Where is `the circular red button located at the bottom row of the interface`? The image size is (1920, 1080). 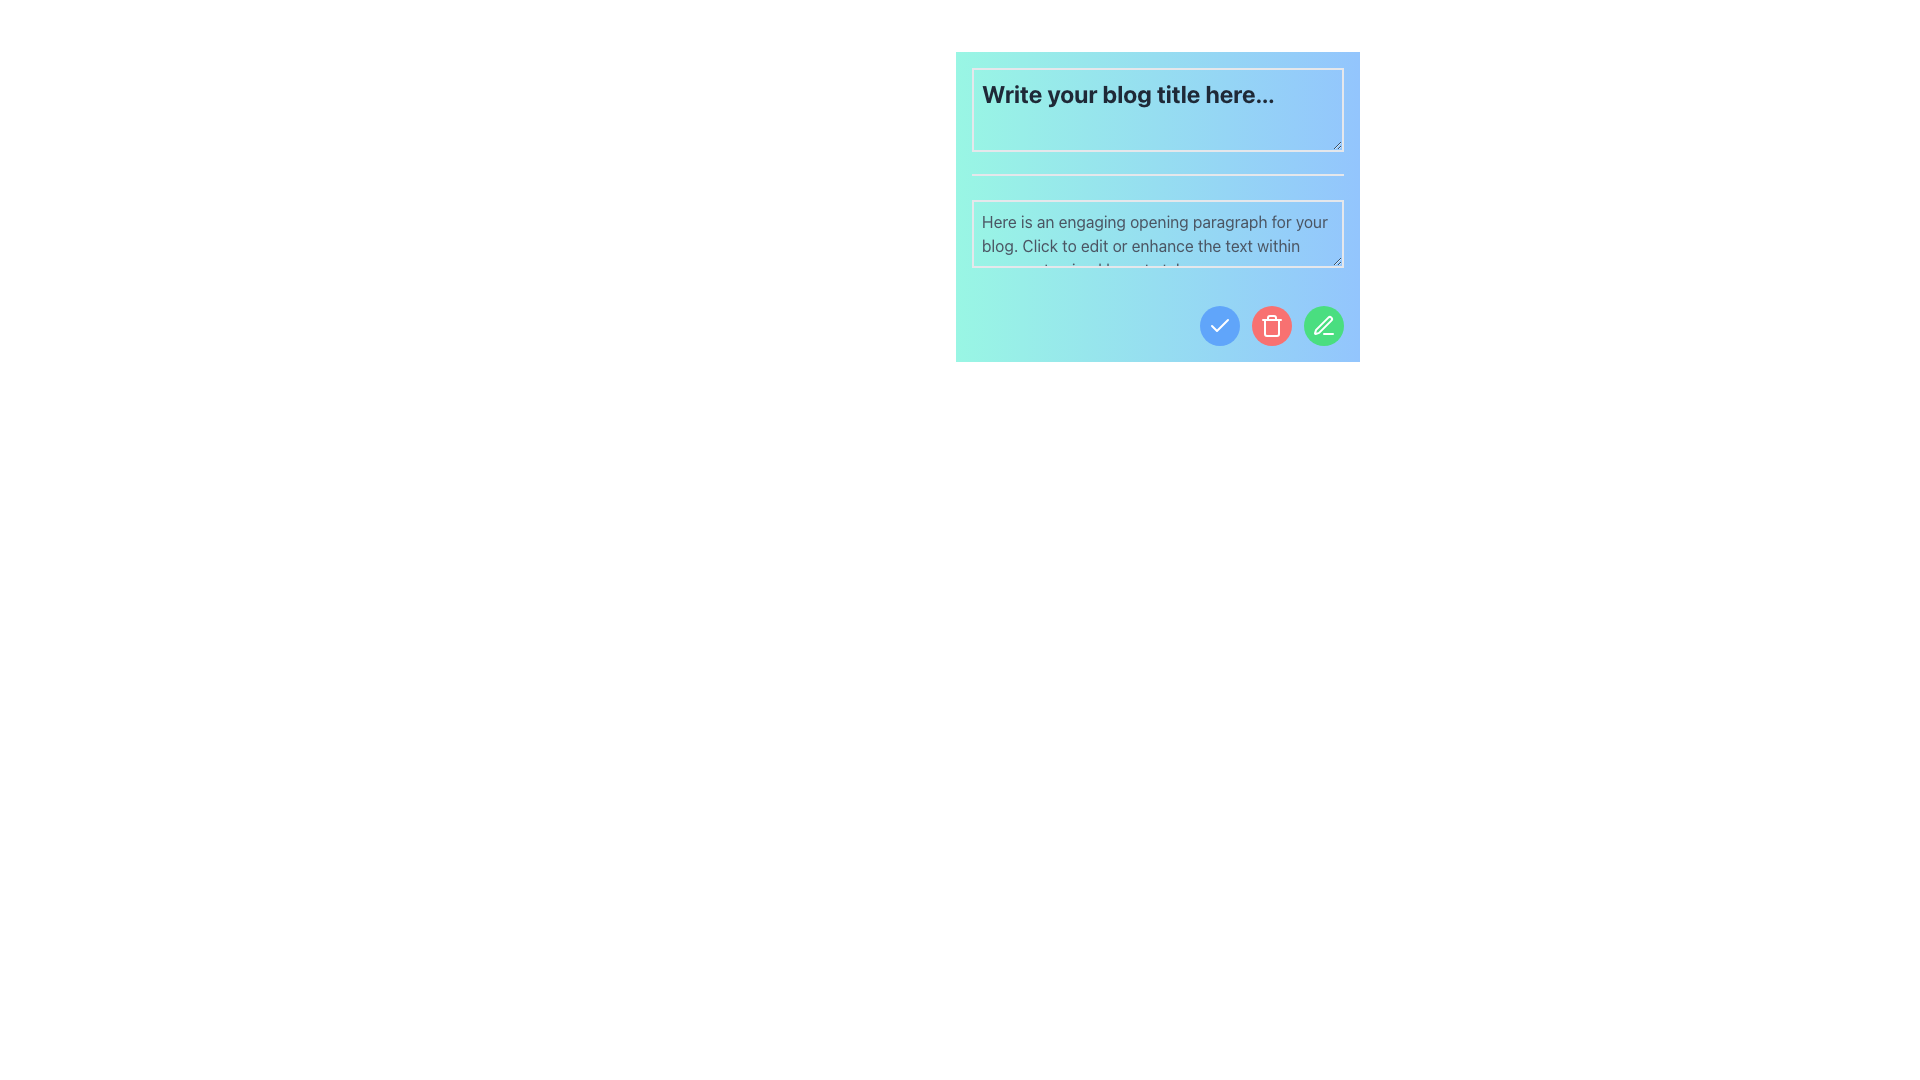 the circular red button located at the bottom row of the interface is located at coordinates (1271, 325).